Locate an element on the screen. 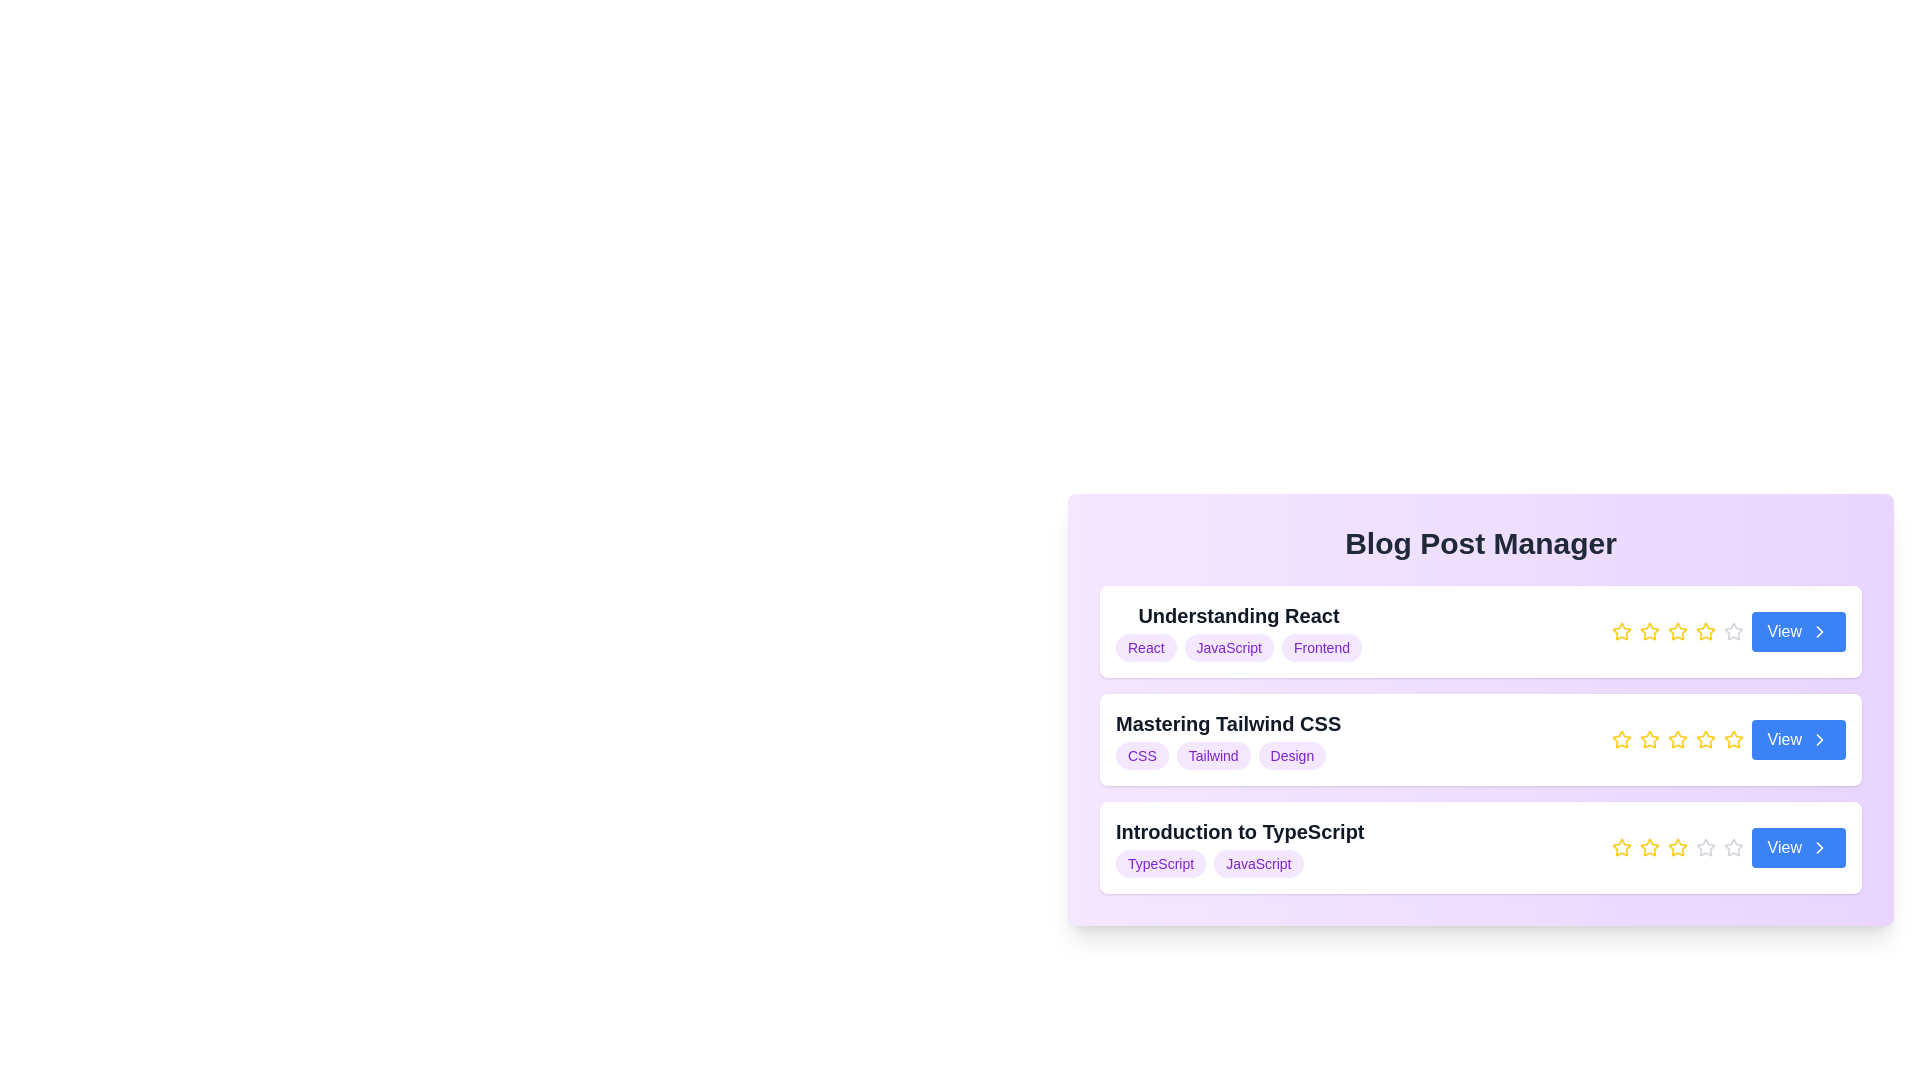 This screenshot has width=1920, height=1080. the first star icon in the horizontal sequence of five stars to rate the 'Understanding React' post is located at coordinates (1621, 631).